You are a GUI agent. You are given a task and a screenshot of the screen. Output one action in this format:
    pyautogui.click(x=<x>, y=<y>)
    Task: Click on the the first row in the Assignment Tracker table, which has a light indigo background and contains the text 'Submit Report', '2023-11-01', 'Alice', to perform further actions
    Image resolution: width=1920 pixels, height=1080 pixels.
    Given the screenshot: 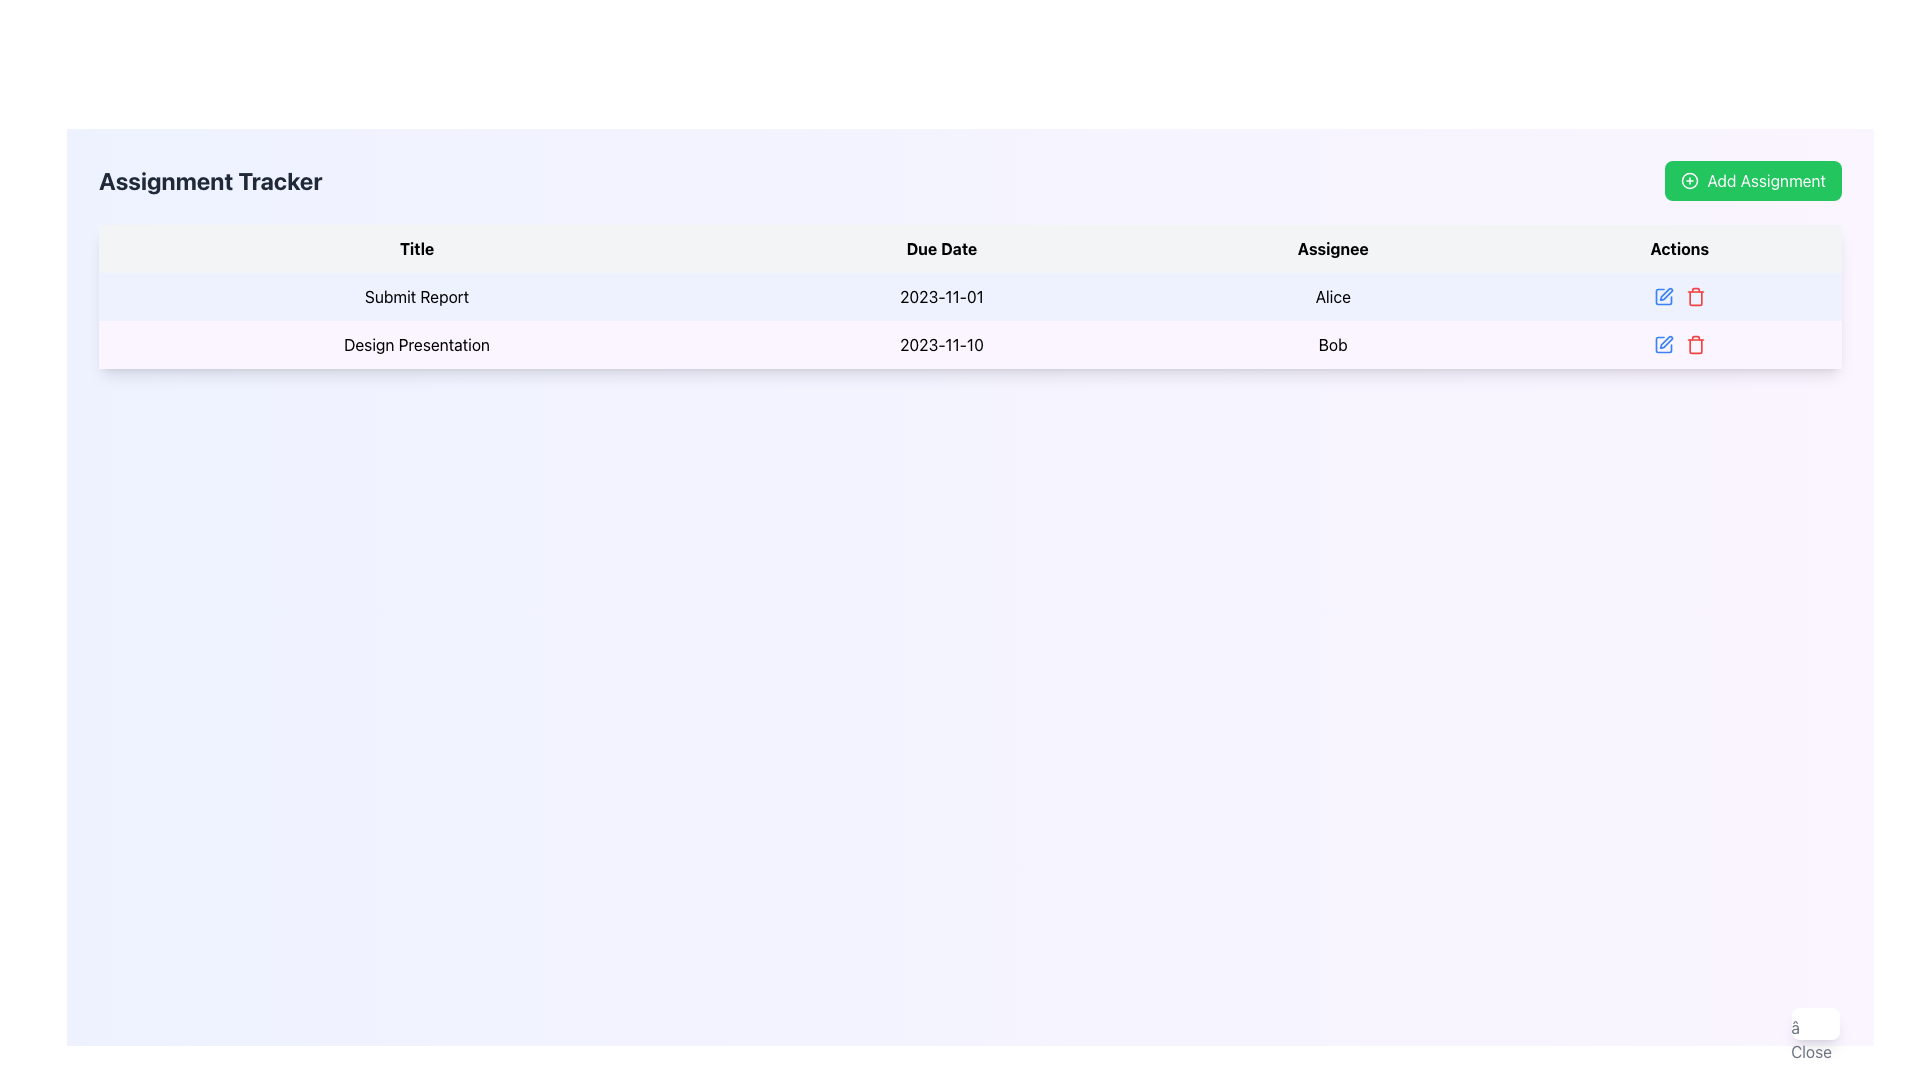 What is the action you would take?
    pyautogui.click(x=970, y=297)
    